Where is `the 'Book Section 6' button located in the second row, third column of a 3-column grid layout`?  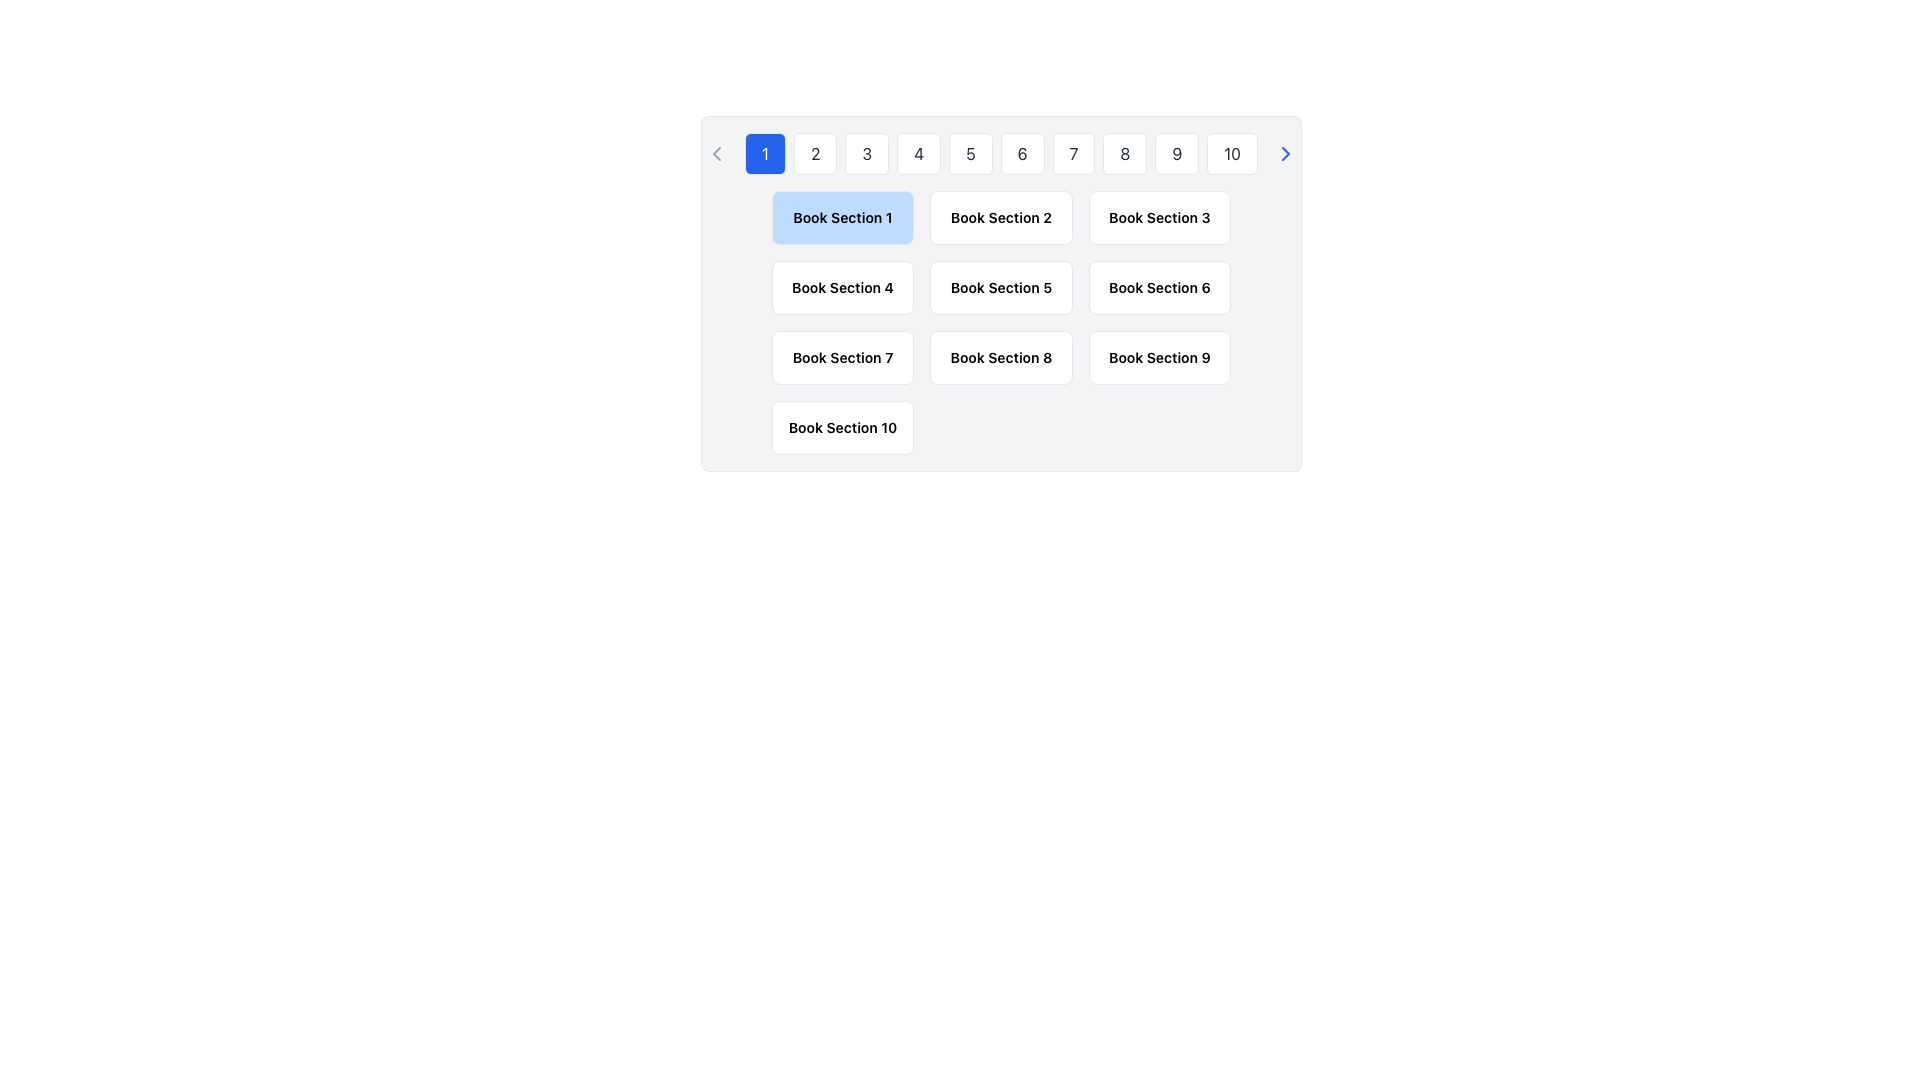 the 'Book Section 6' button located in the second row, third column of a 3-column grid layout is located at coordinates (1159, 288).